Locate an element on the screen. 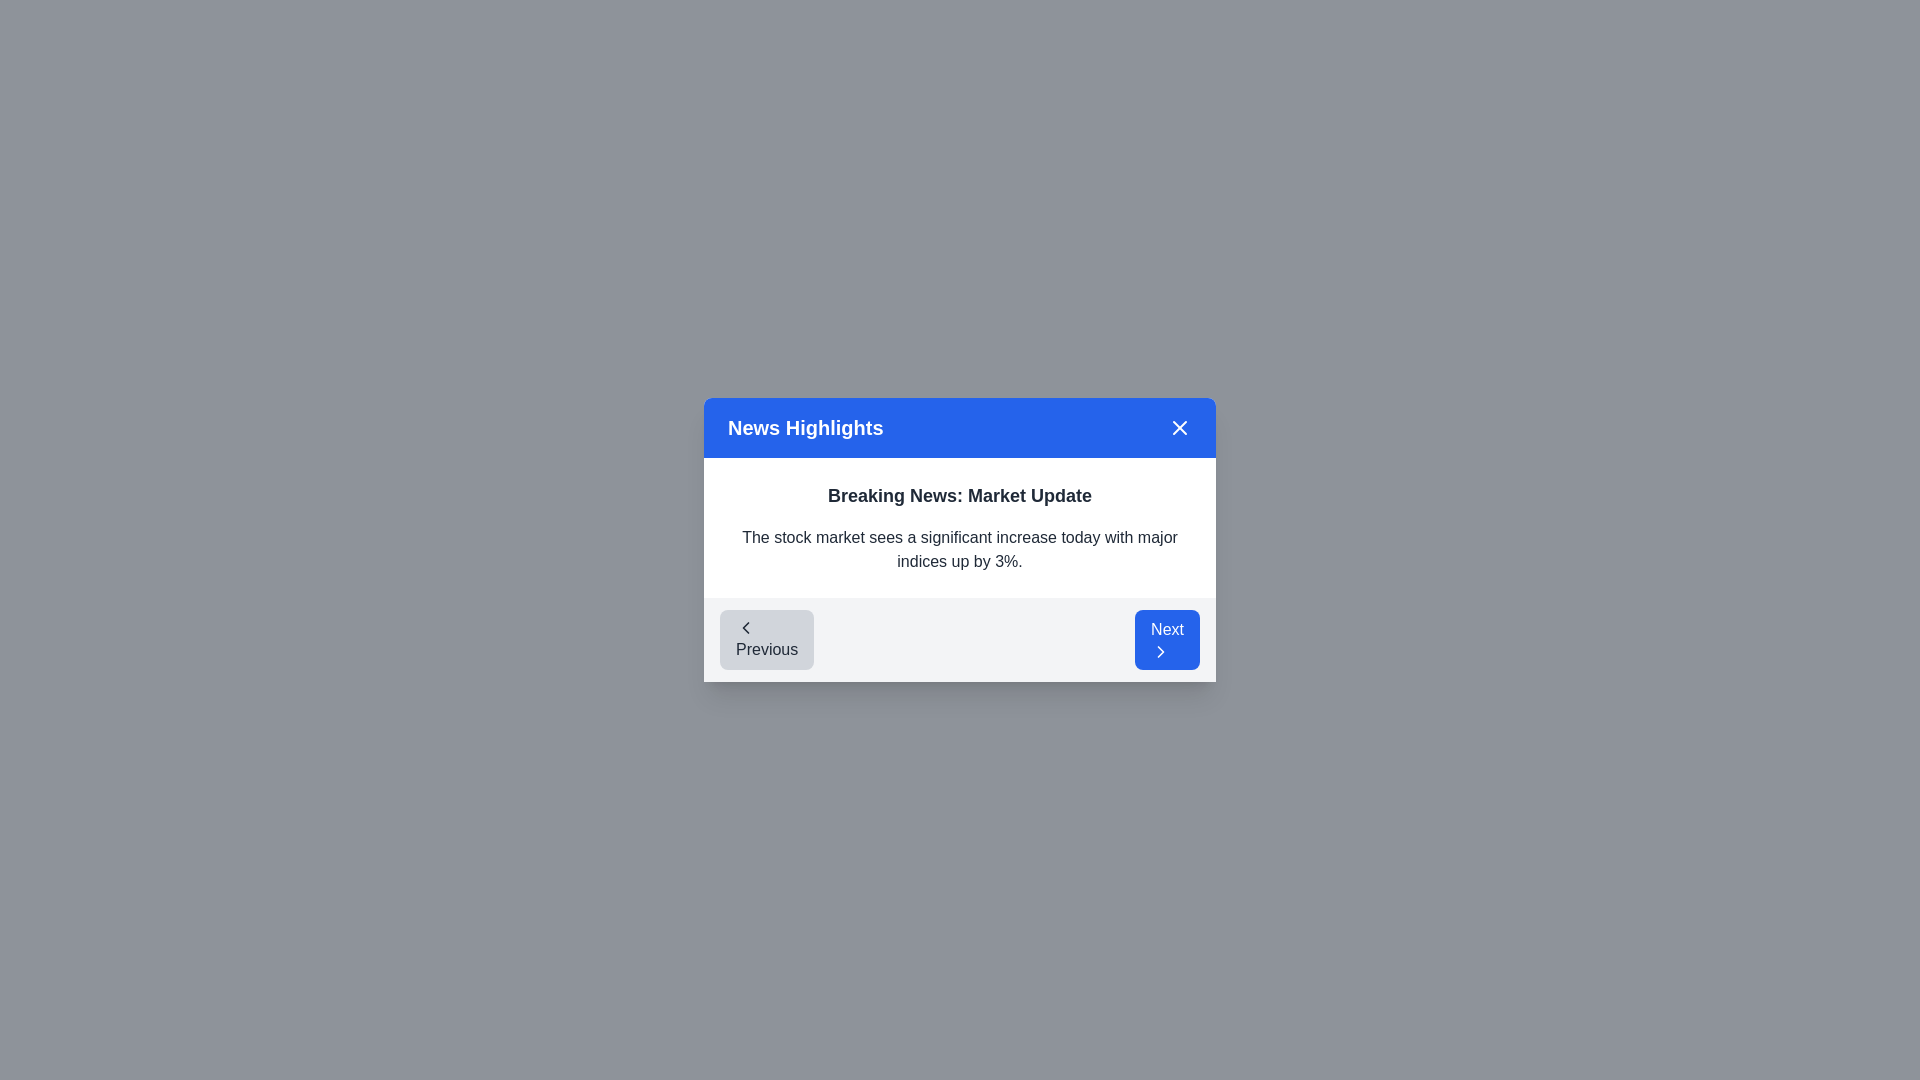 The height and width of the screenshot is (1080, 1920). the left-pointing chevron icon within the 'Previous' button in the modal dialog titled 'News Highlights' is located at coordinates (744, 627).